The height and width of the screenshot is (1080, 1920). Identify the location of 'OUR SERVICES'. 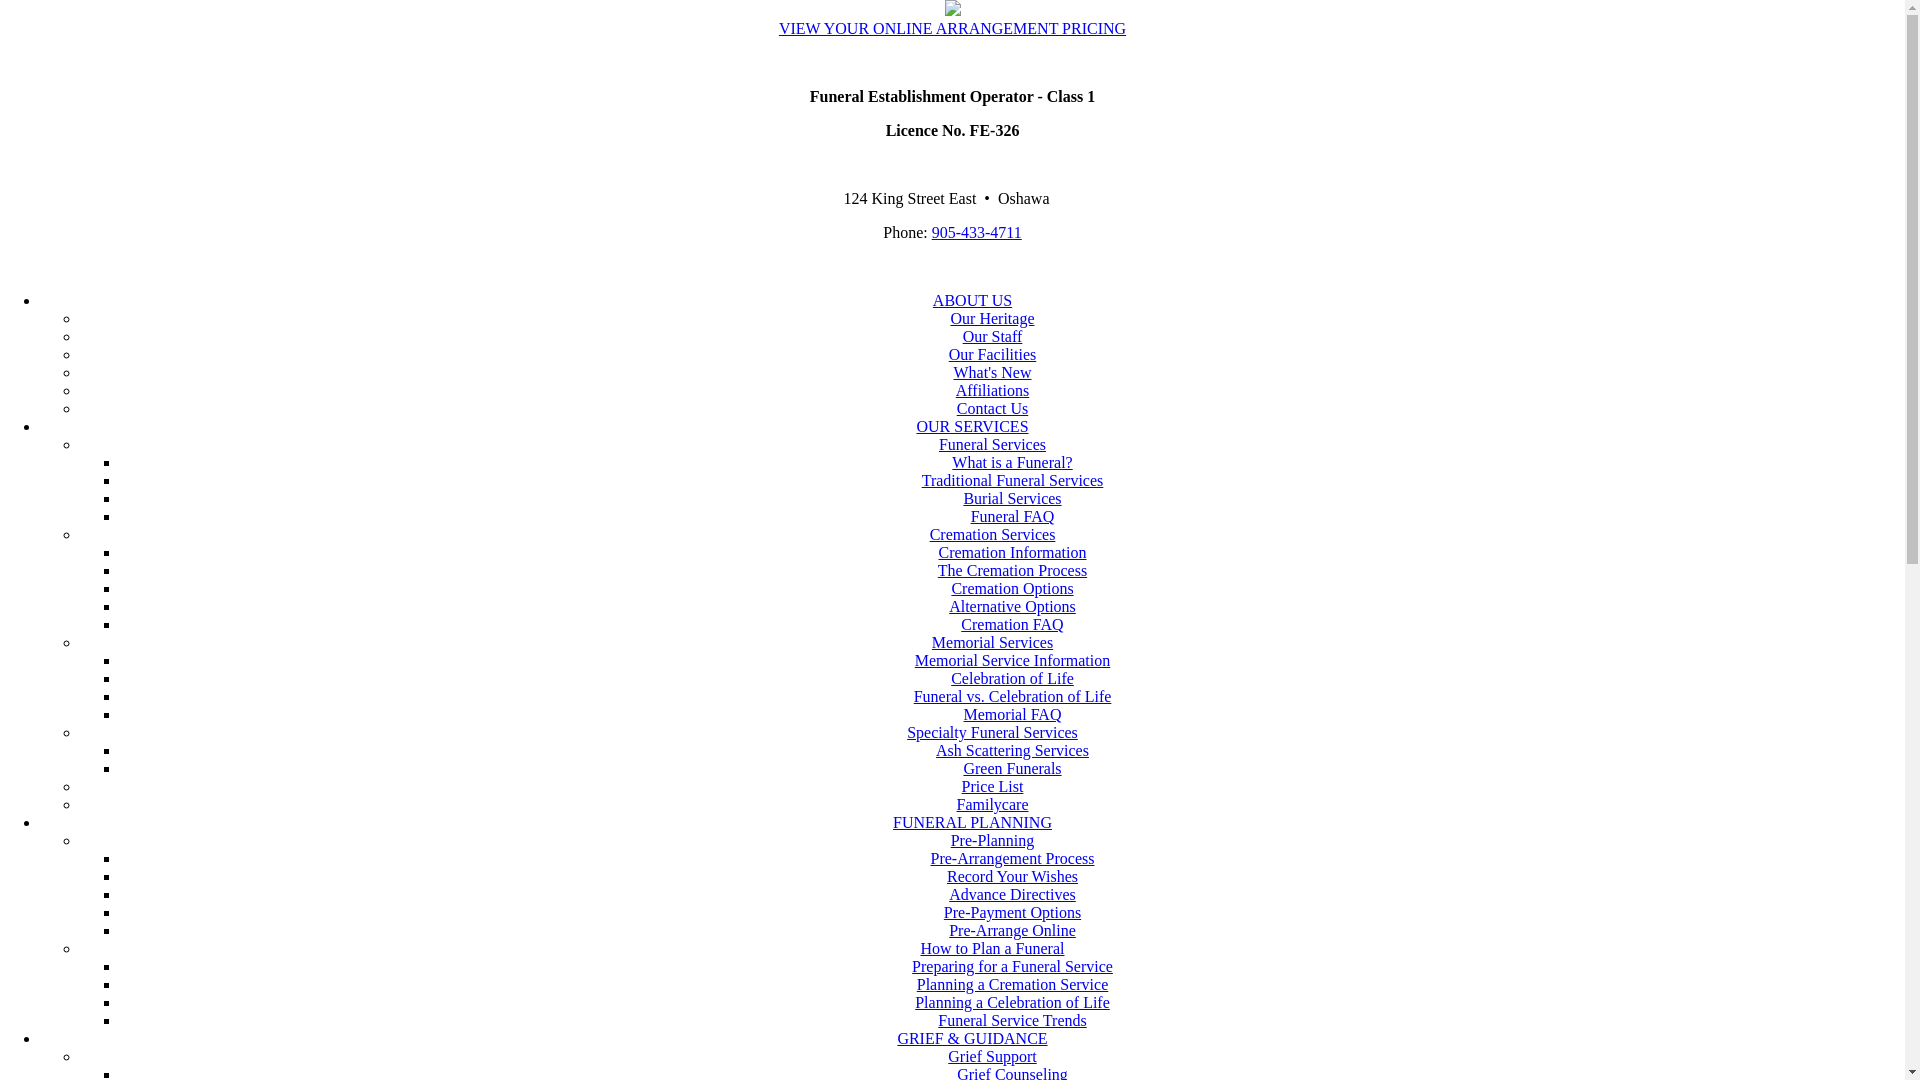
(971, 425).